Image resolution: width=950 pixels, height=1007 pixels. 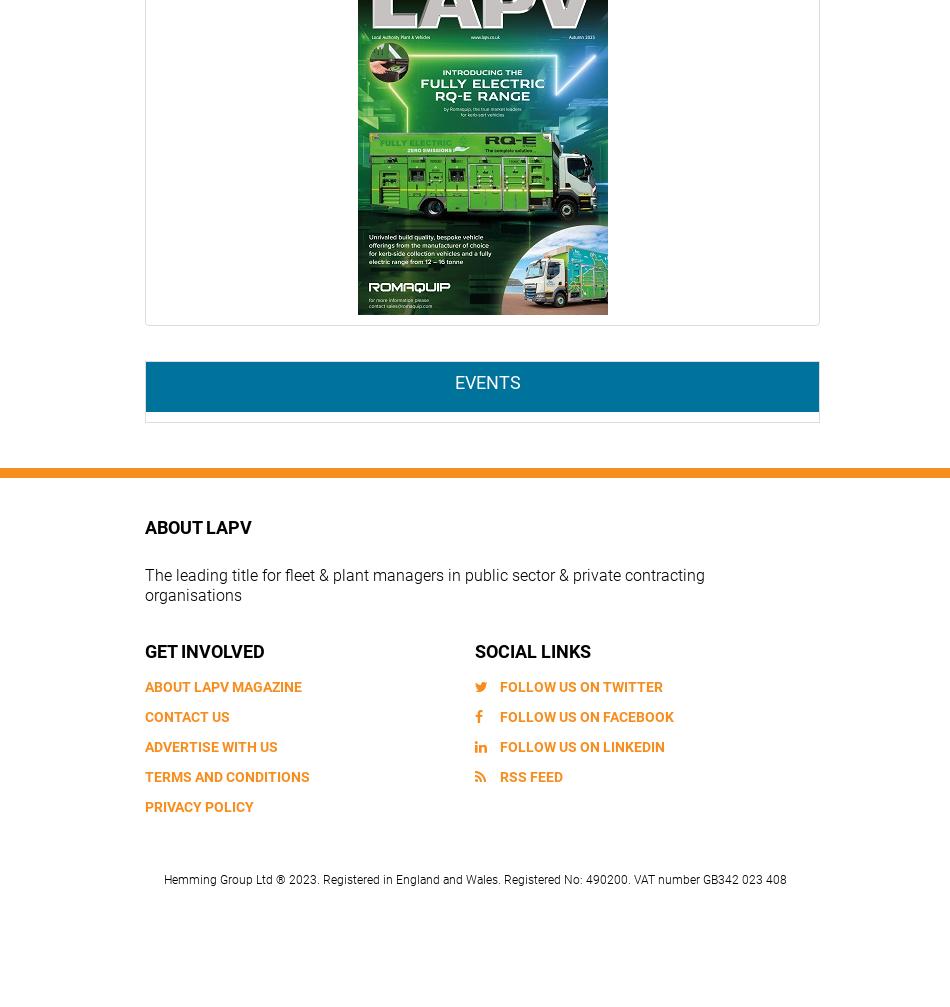 What do you see at coordinates (531, 774) in the screenshot?
I see `'RSS FEED'` at bounding box center [531, 774].